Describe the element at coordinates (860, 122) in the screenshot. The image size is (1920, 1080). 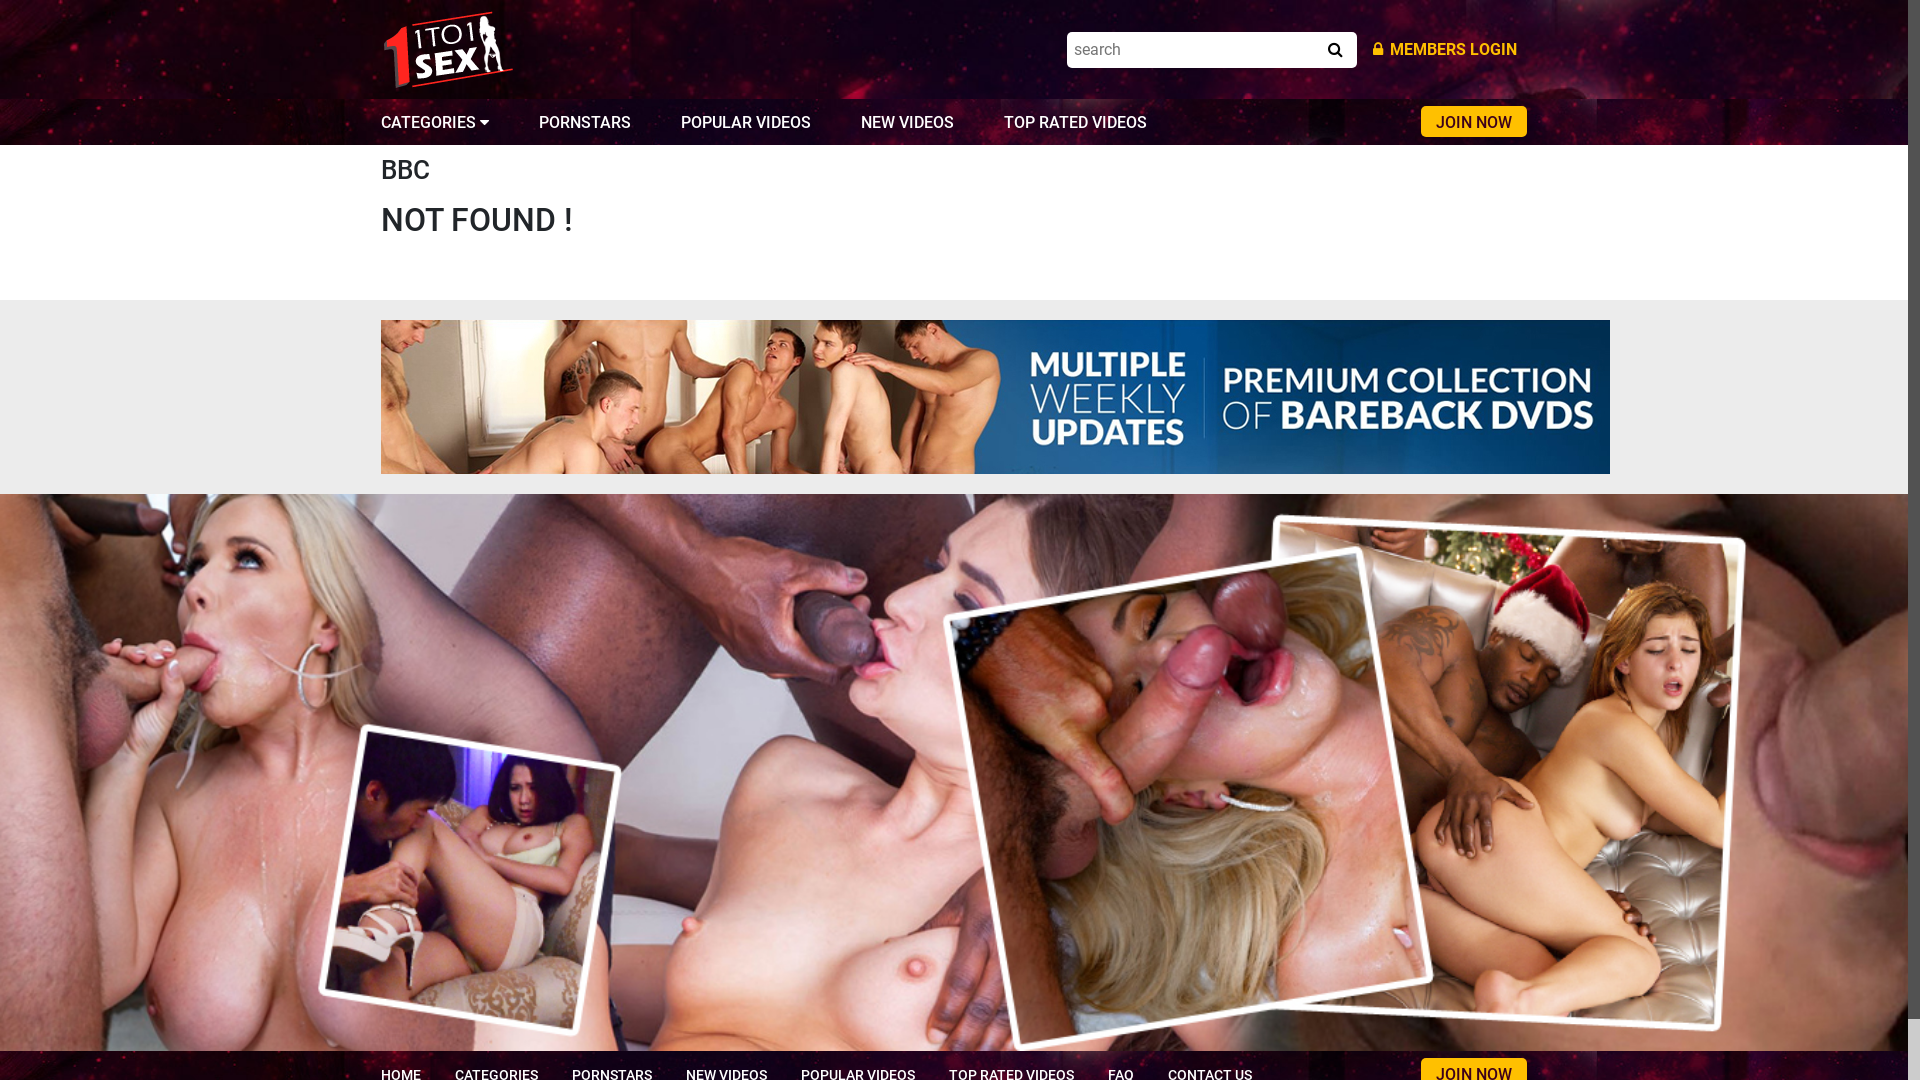
I see `'NEW VIDEOS'` at that location.